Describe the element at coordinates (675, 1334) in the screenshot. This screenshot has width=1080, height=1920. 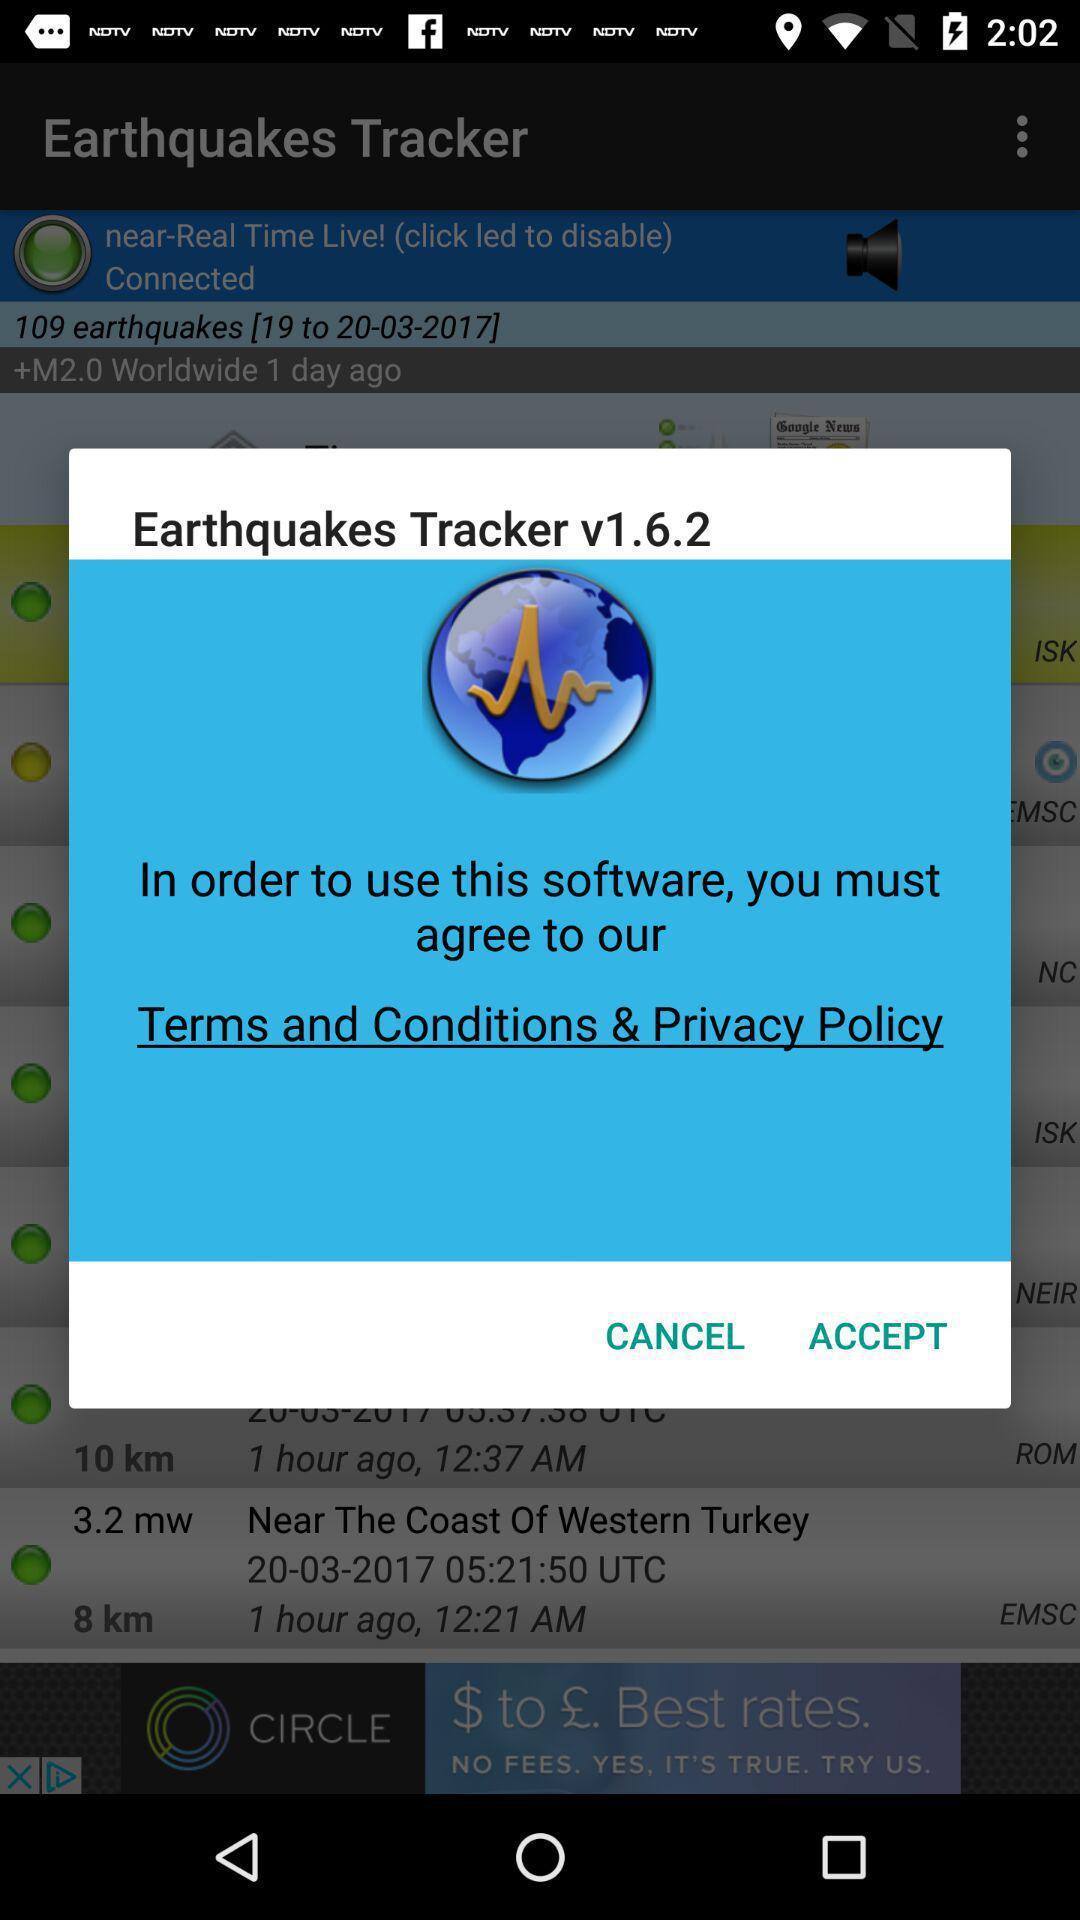
I see `icon next to accept icon` at that location.